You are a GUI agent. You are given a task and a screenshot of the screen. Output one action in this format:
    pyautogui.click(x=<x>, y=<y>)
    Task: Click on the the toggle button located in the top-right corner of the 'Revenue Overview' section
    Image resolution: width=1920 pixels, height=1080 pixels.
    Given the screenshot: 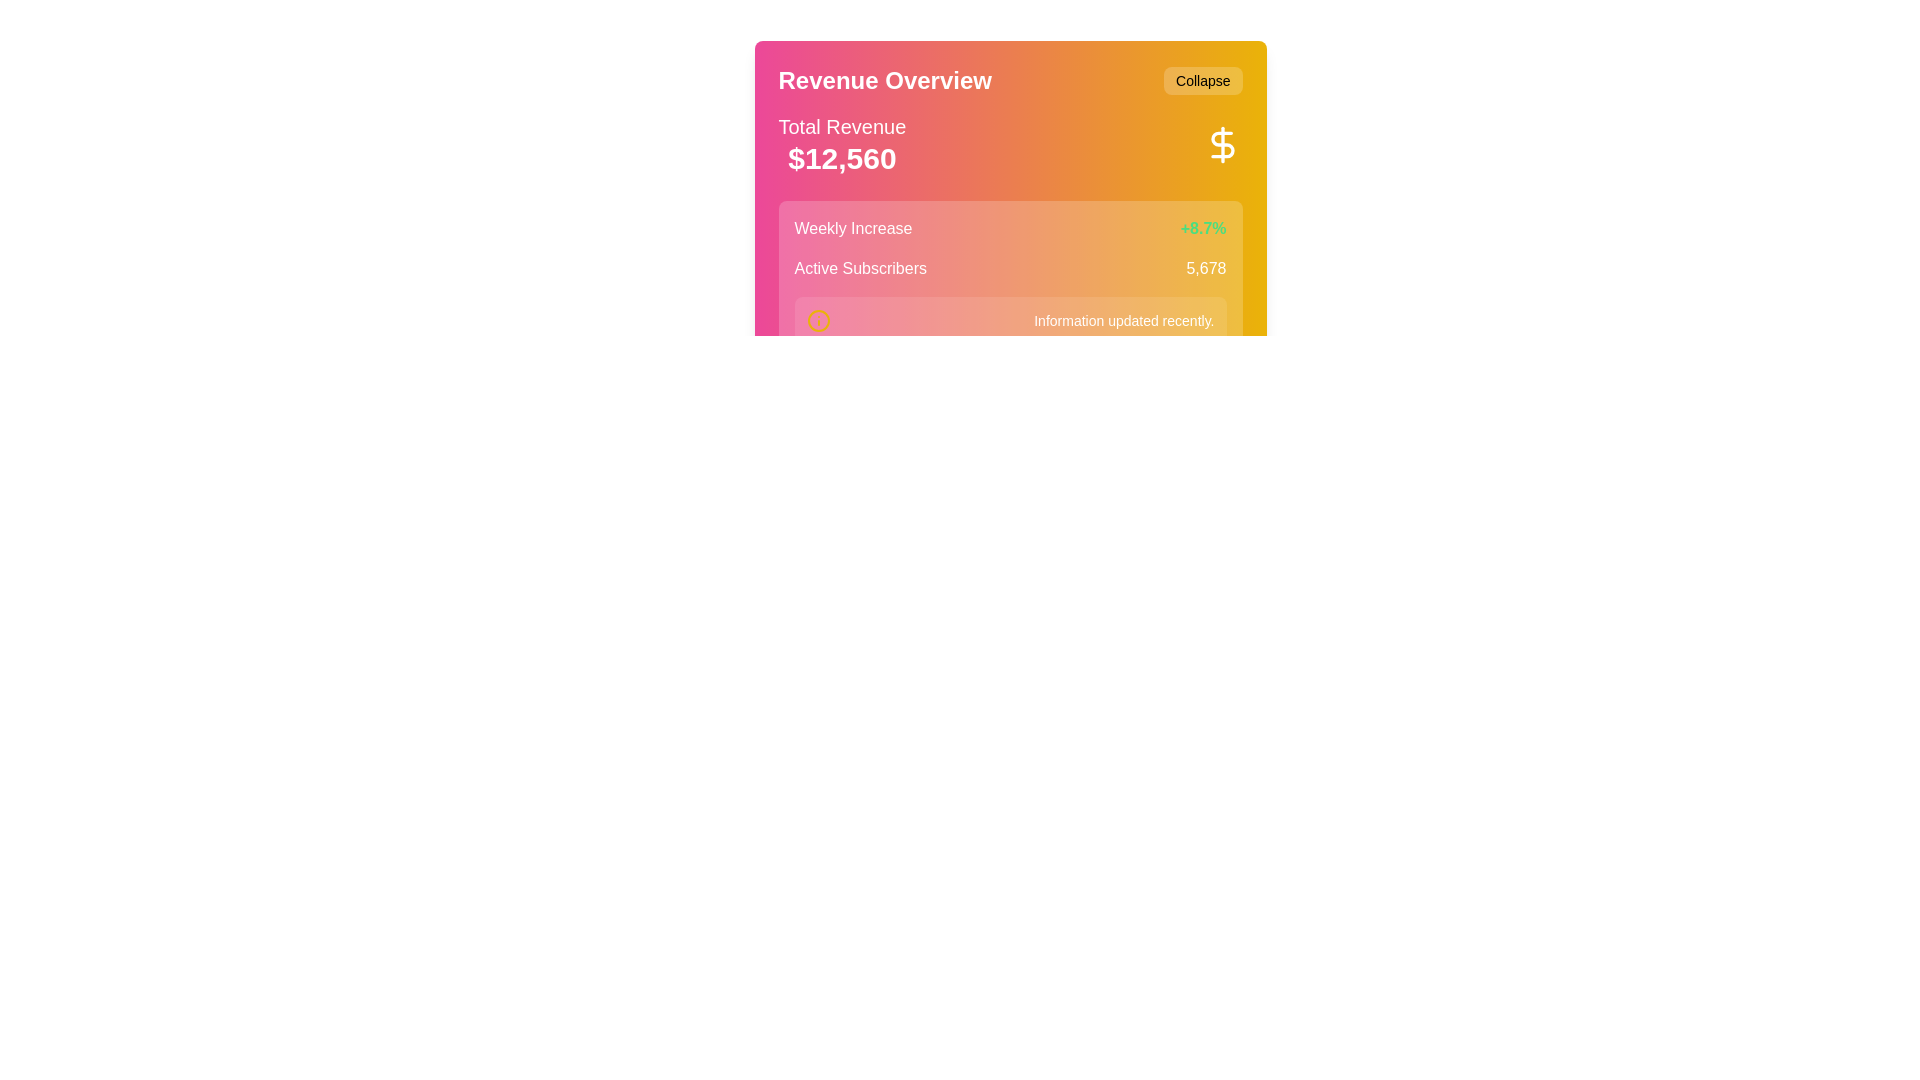 What is the action you would take?
    pyautogui.click(x=1202, y=80)
    